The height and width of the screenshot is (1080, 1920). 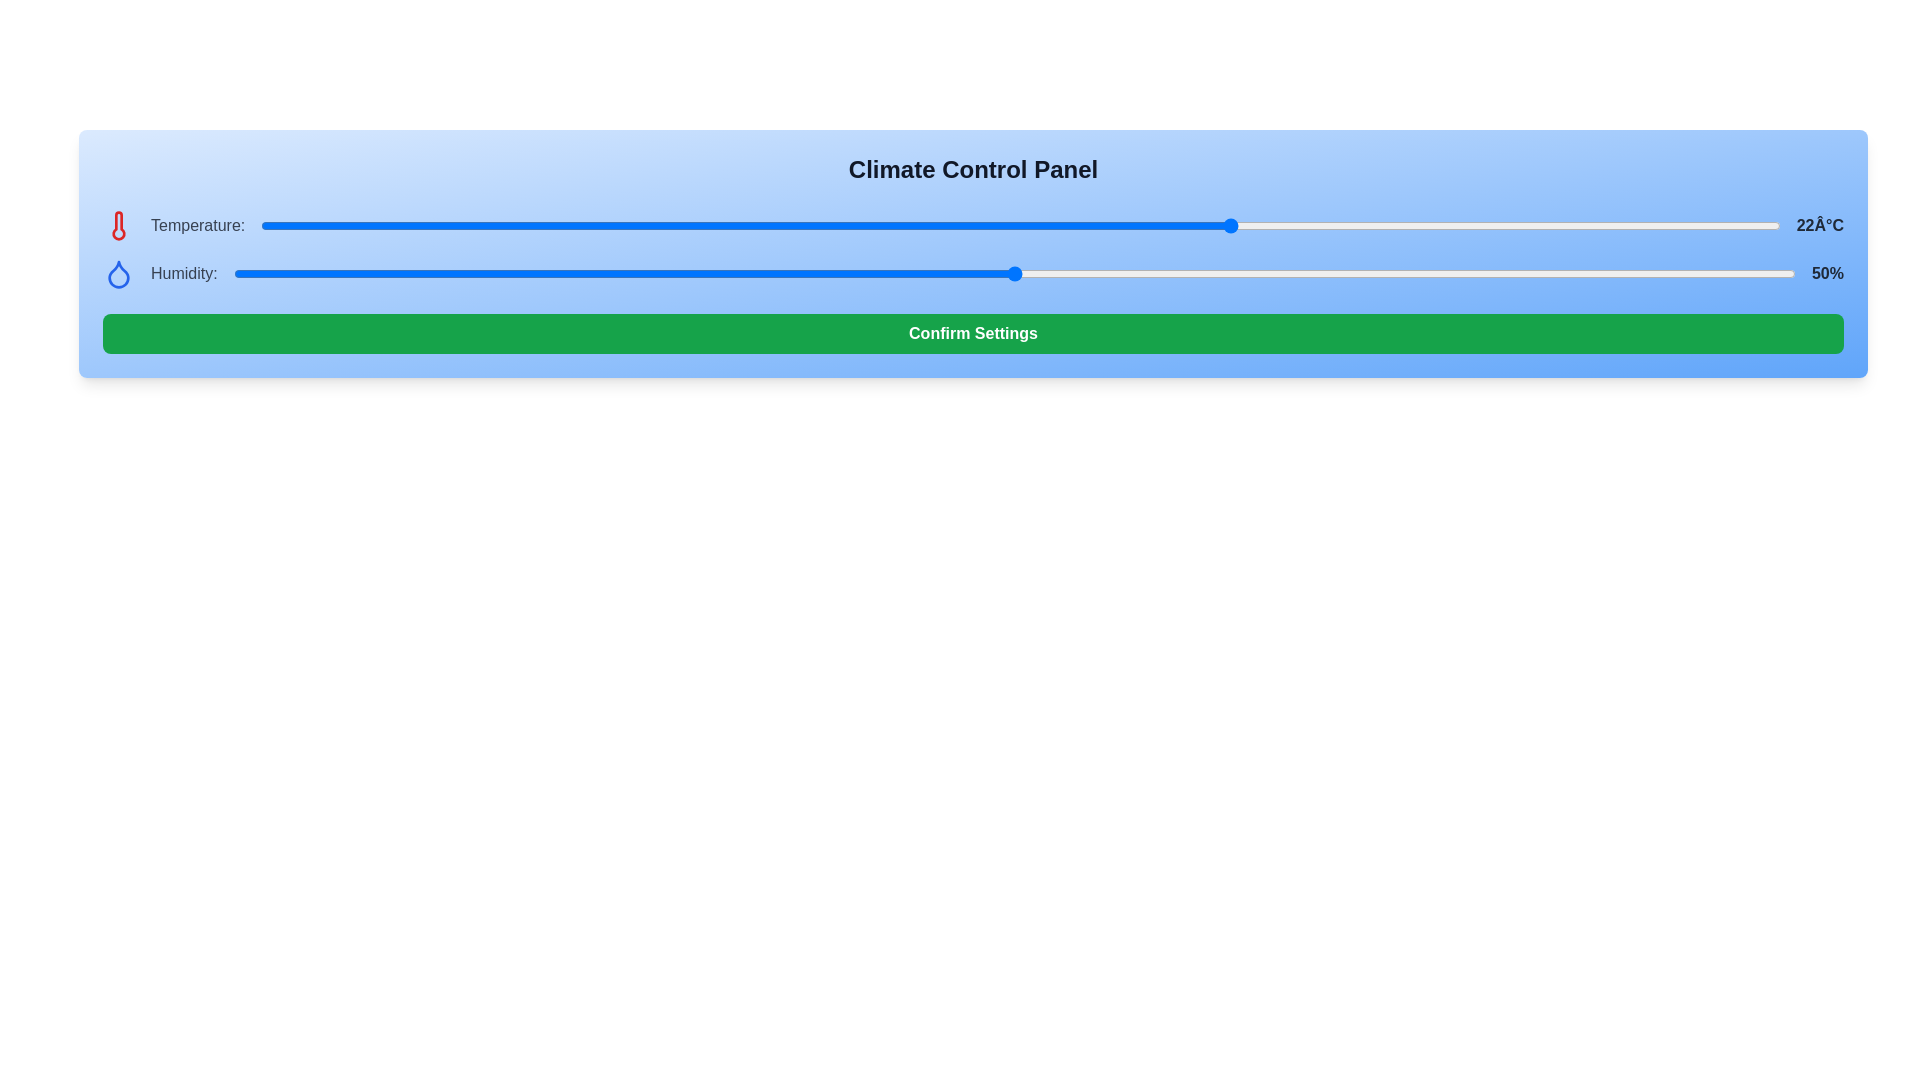 I want to click on the droplet icon to observe its details, so click(x=118, y=273).